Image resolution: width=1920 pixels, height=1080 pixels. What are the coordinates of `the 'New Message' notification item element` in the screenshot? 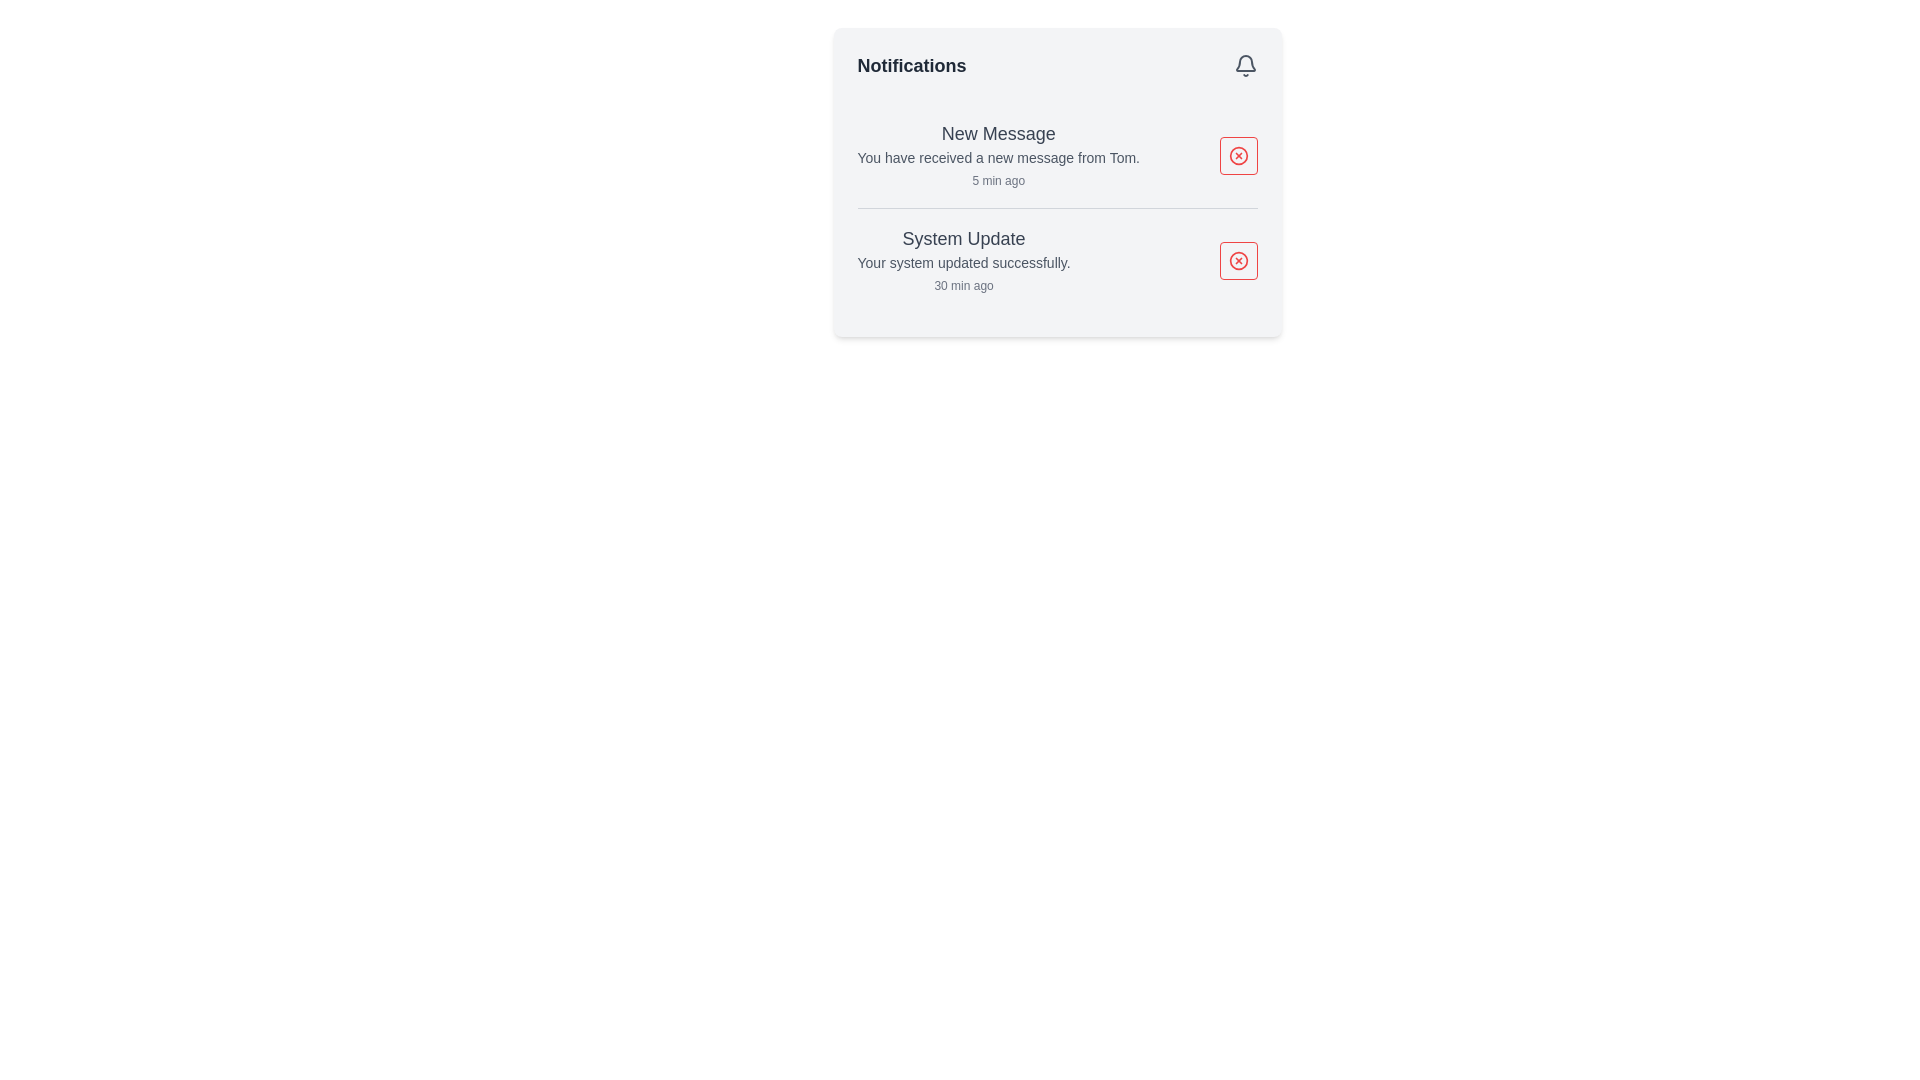 It's located at (998, 154).